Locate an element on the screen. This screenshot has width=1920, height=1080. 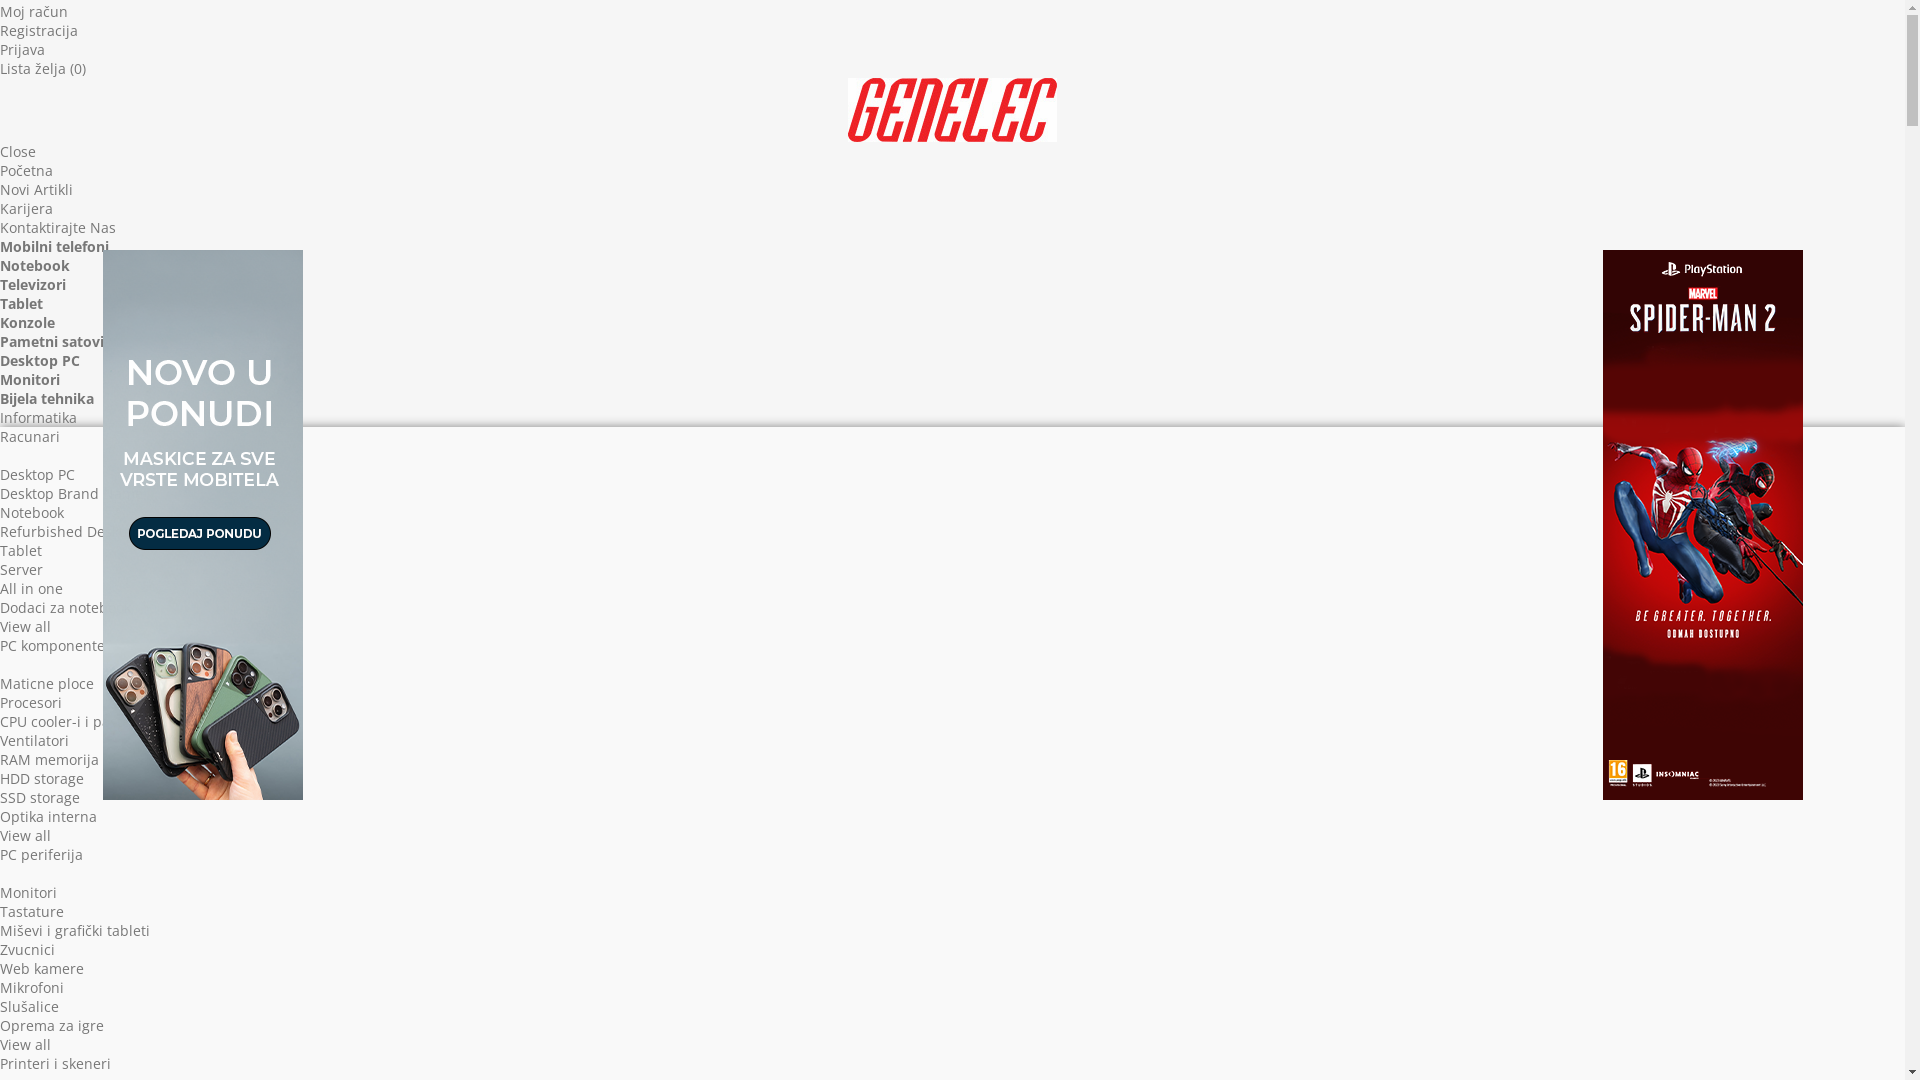
'Printeri i skeneri' is located at coordinates (55, 1062).